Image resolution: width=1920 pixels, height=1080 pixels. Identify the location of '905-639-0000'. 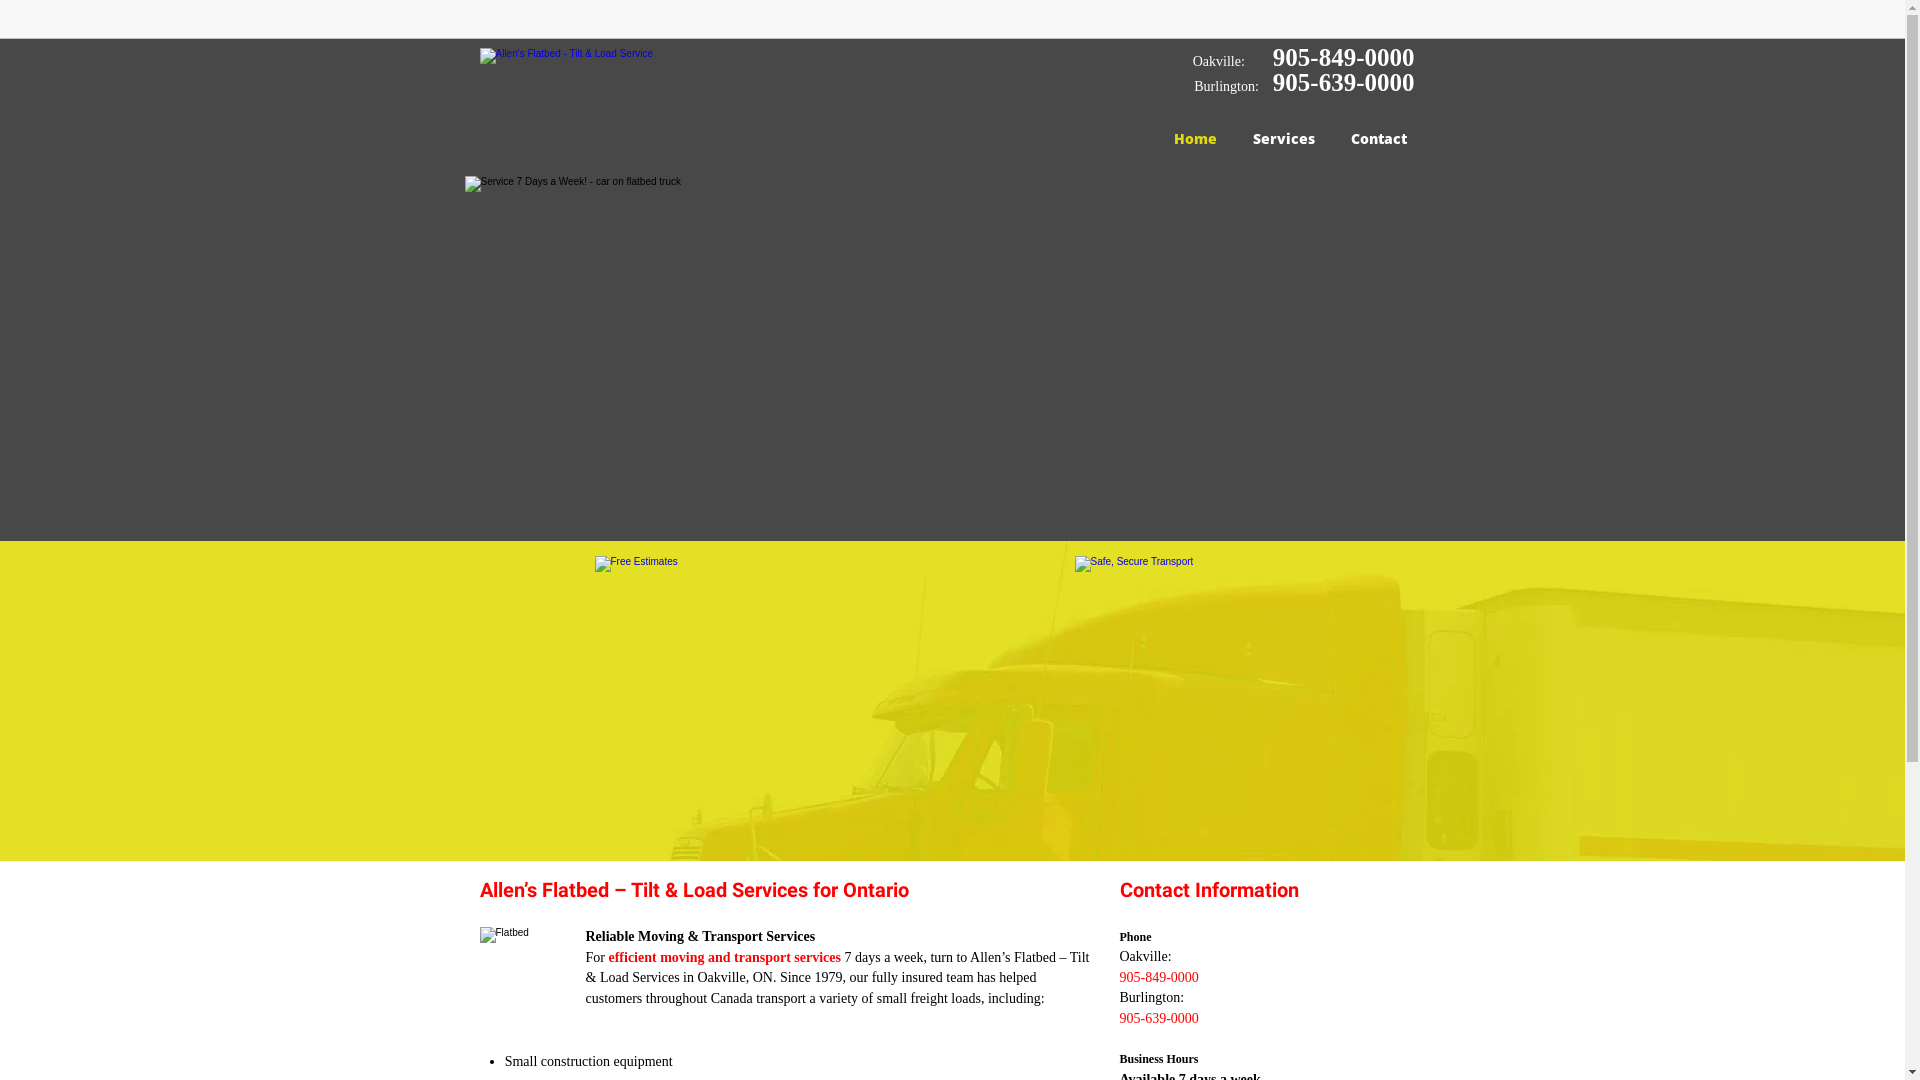
(1344, 81).